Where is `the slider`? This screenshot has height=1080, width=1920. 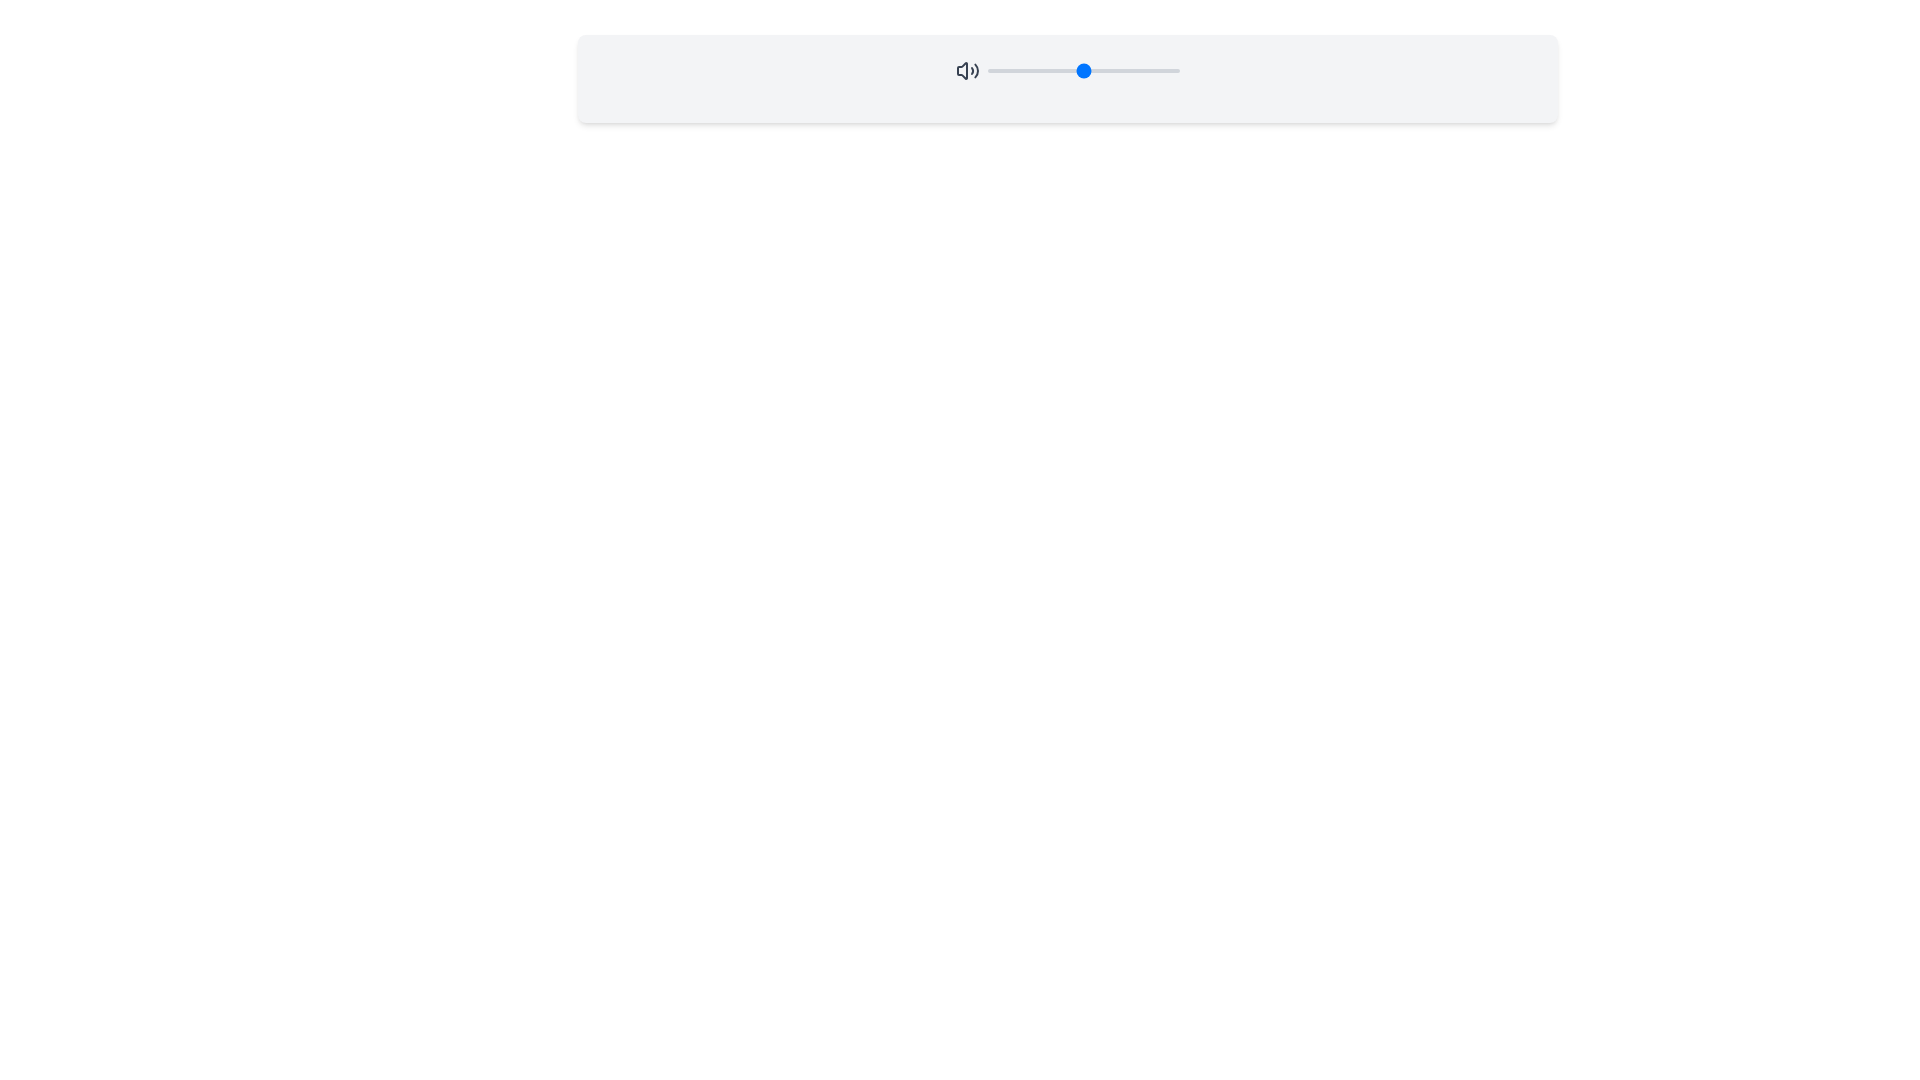 the slider is located at coordinates (995, 69).